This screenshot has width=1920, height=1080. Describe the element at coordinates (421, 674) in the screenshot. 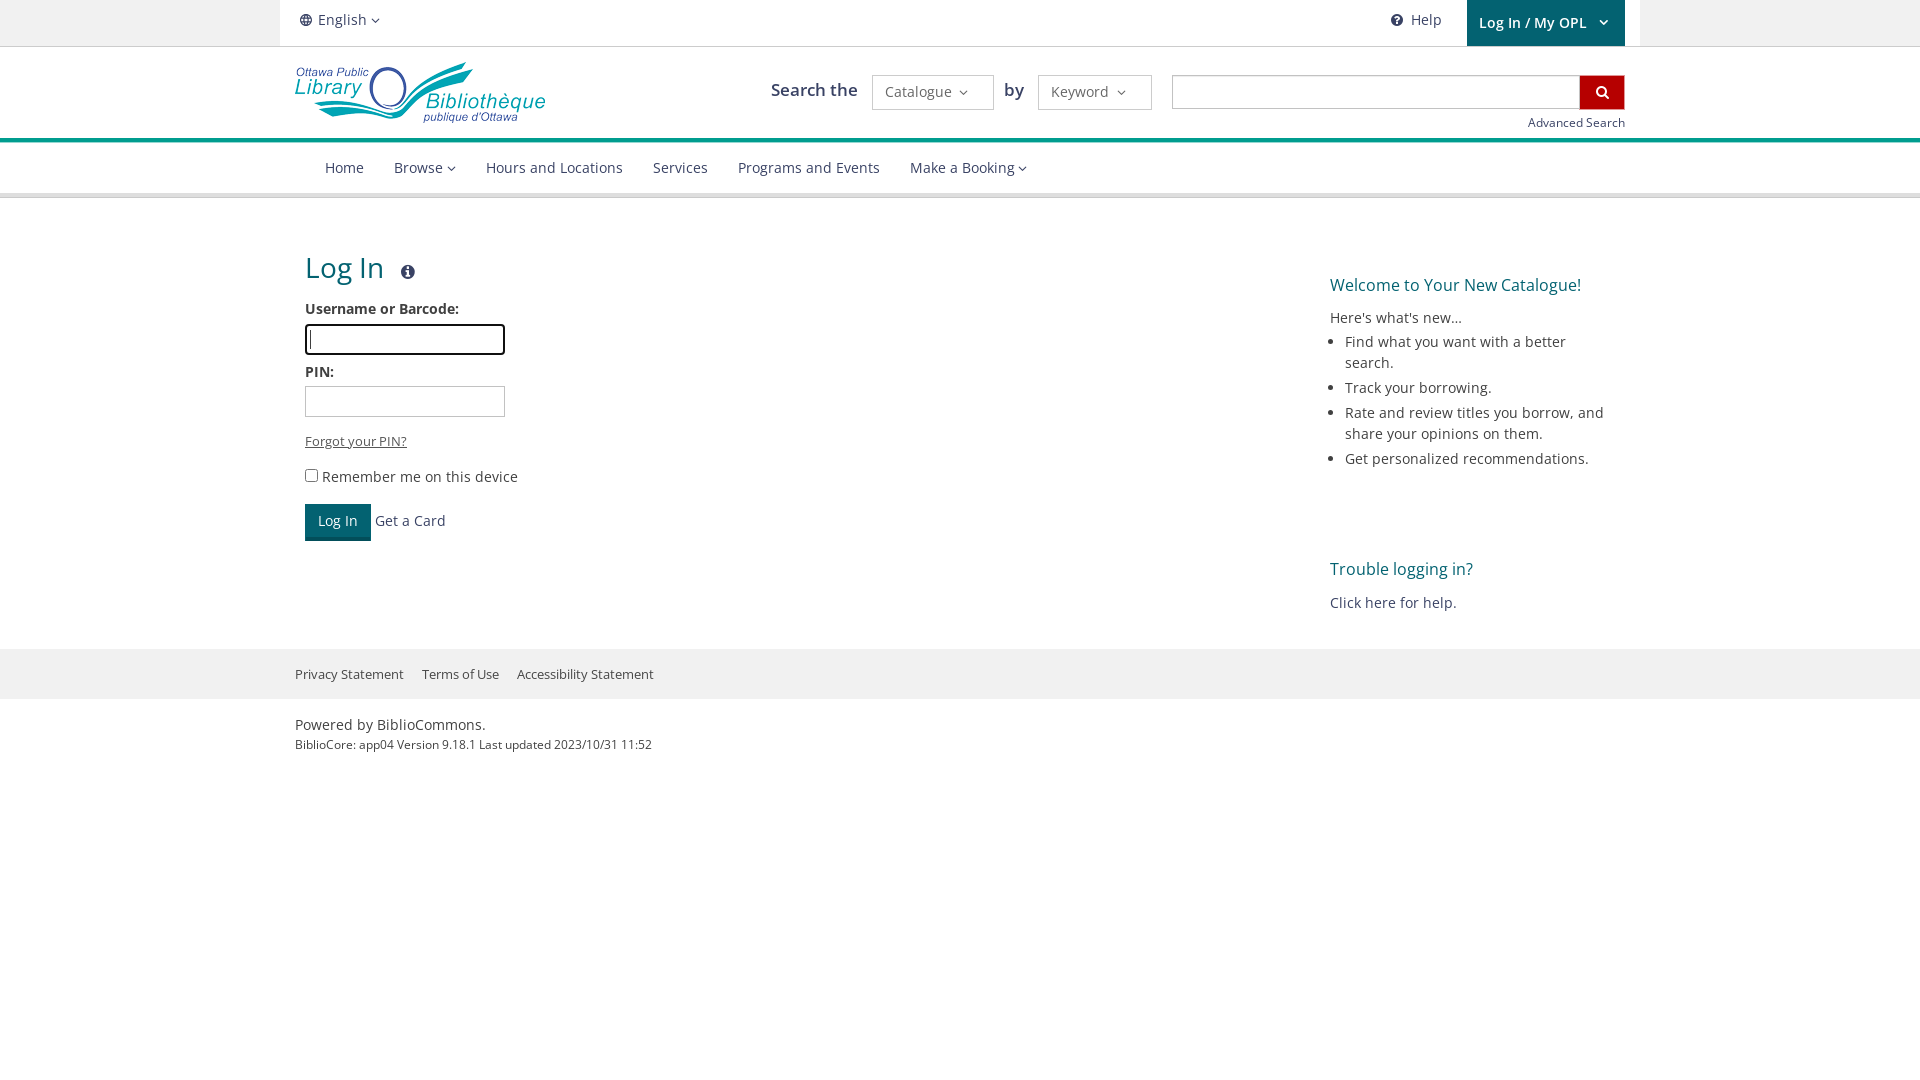

I see `'Terms of Use'` at that location.